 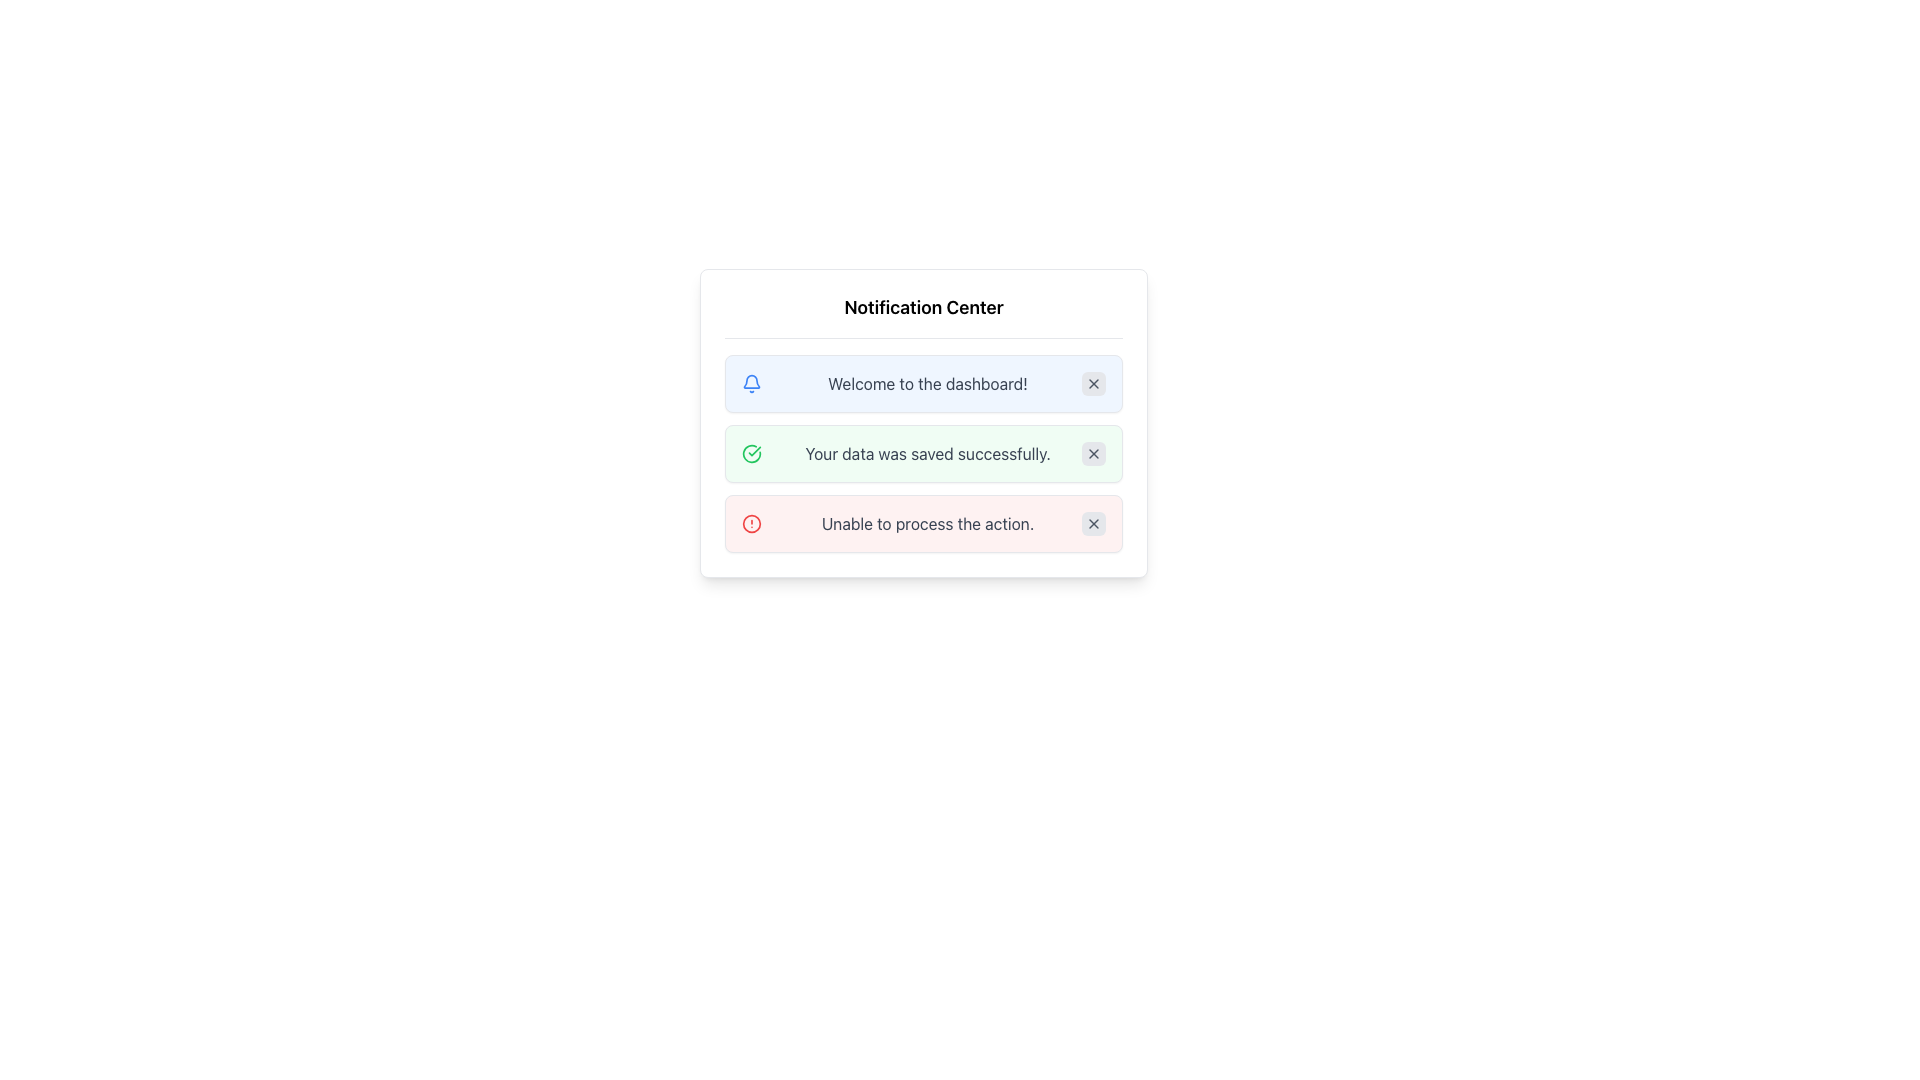 What do you see at coordinates (926, 454) in the screenshot?
I see `the static text displaying 'Your data was saved successfully.' which is centered within a green notification card` at bounding box center [926, 454].